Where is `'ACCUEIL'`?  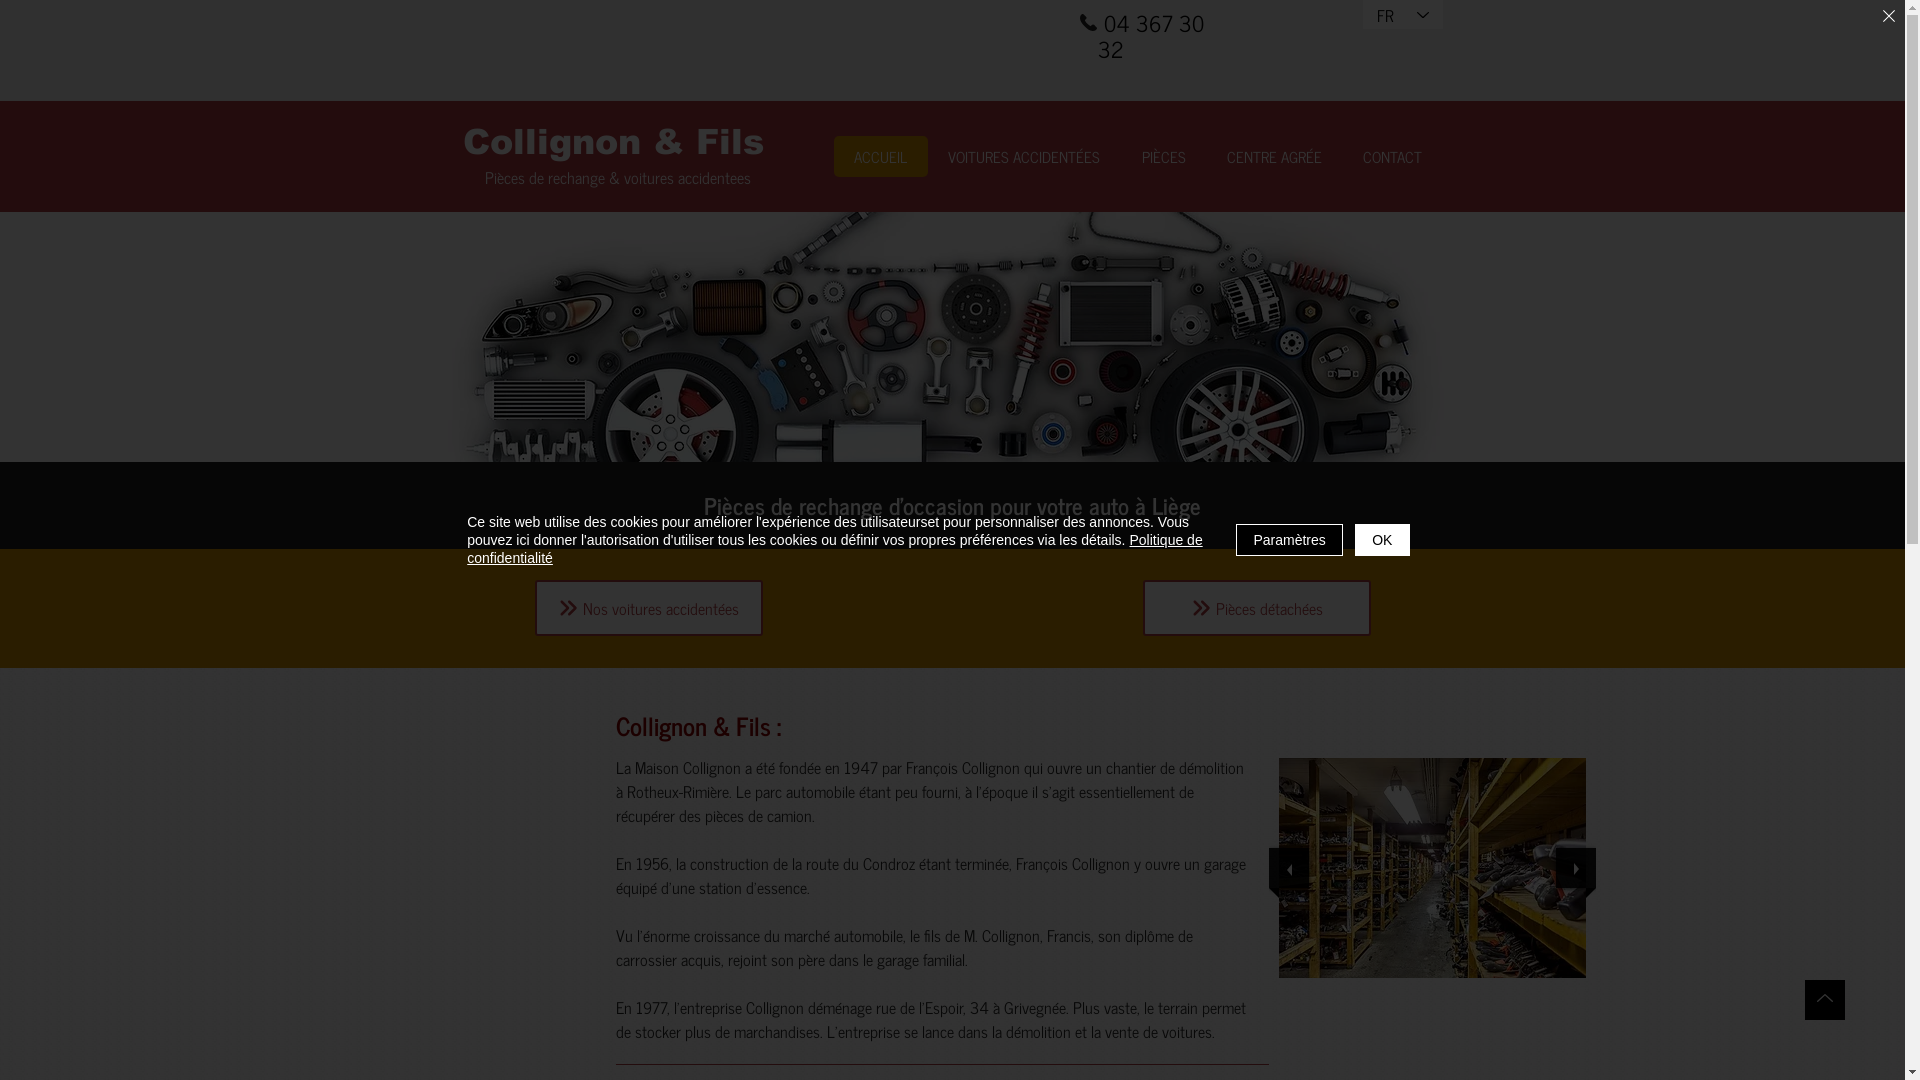
'ACCUEIL' is located at coordinates (880, 155).